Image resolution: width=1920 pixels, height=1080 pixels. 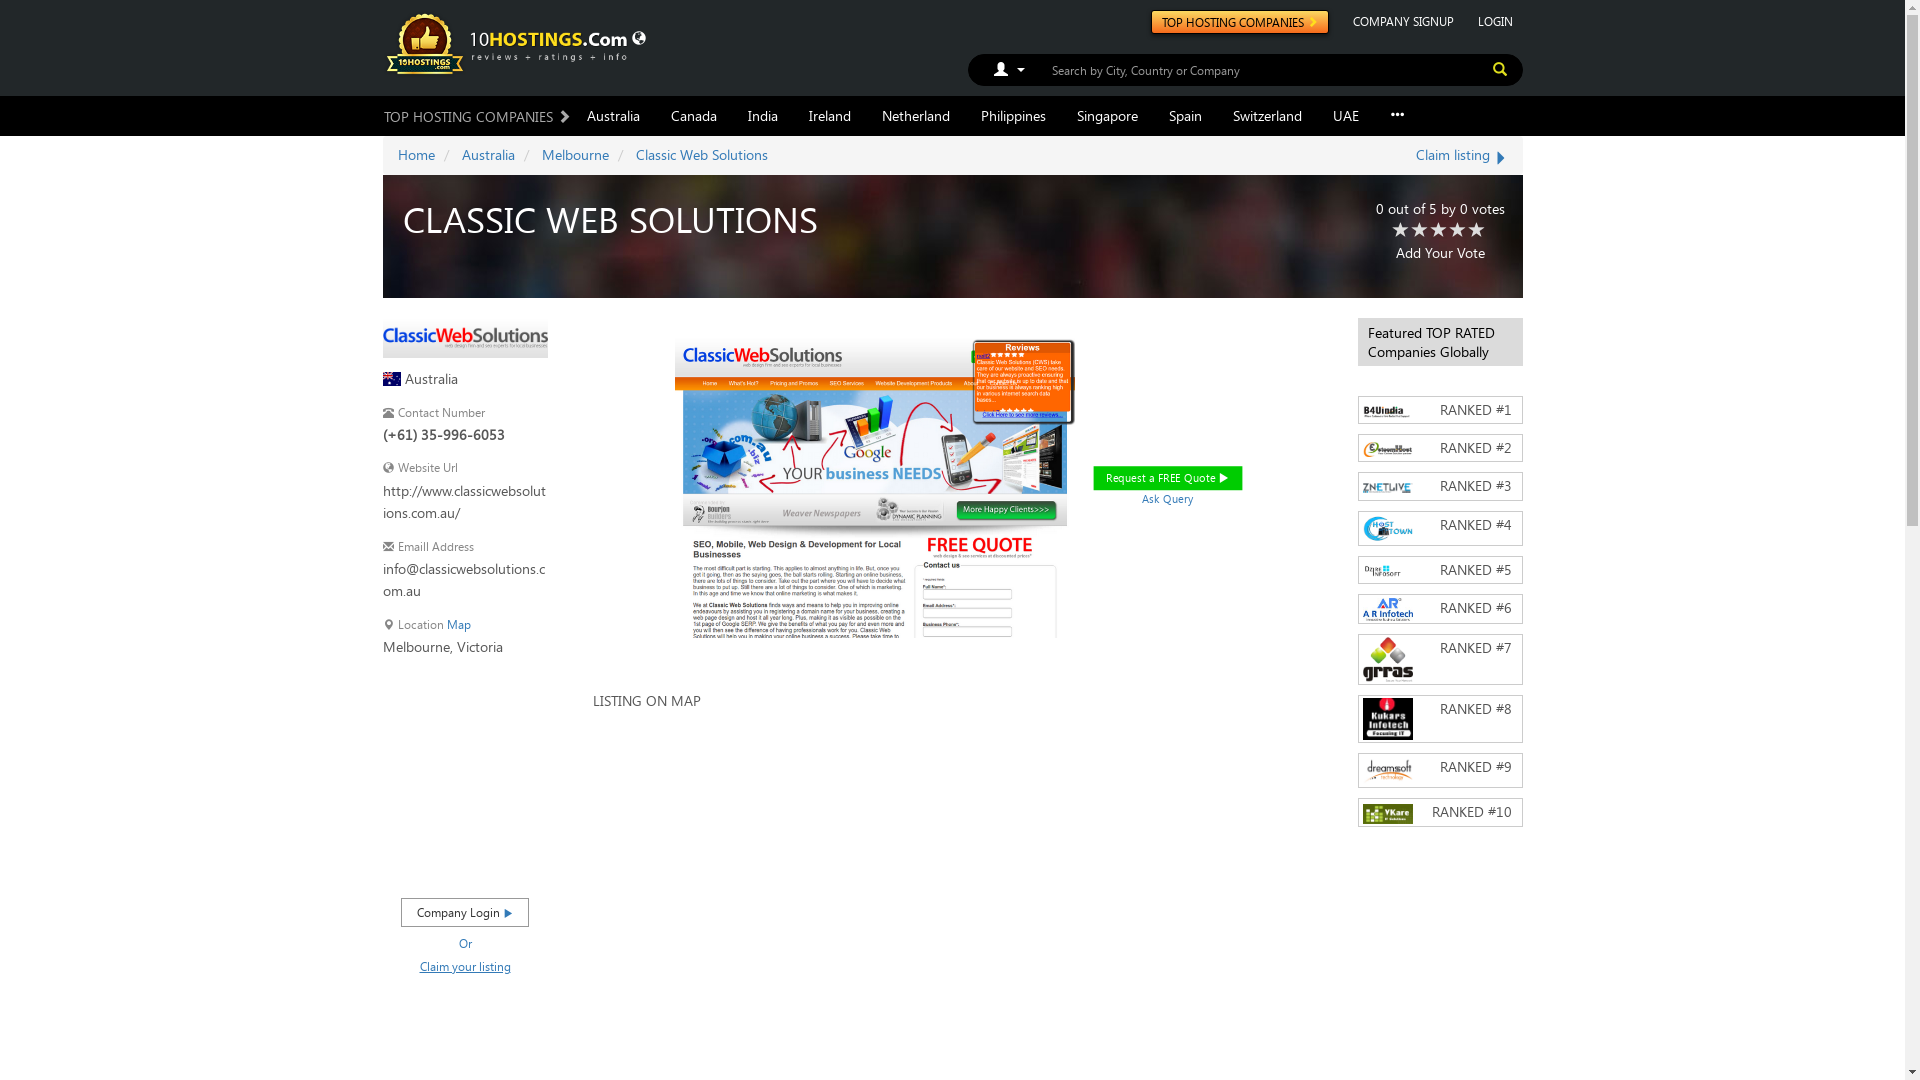 What do you see at coordinates (1440, 251) in the screenshot?
I see `'Add Your Vote'` at bounding box center [1440, 251].